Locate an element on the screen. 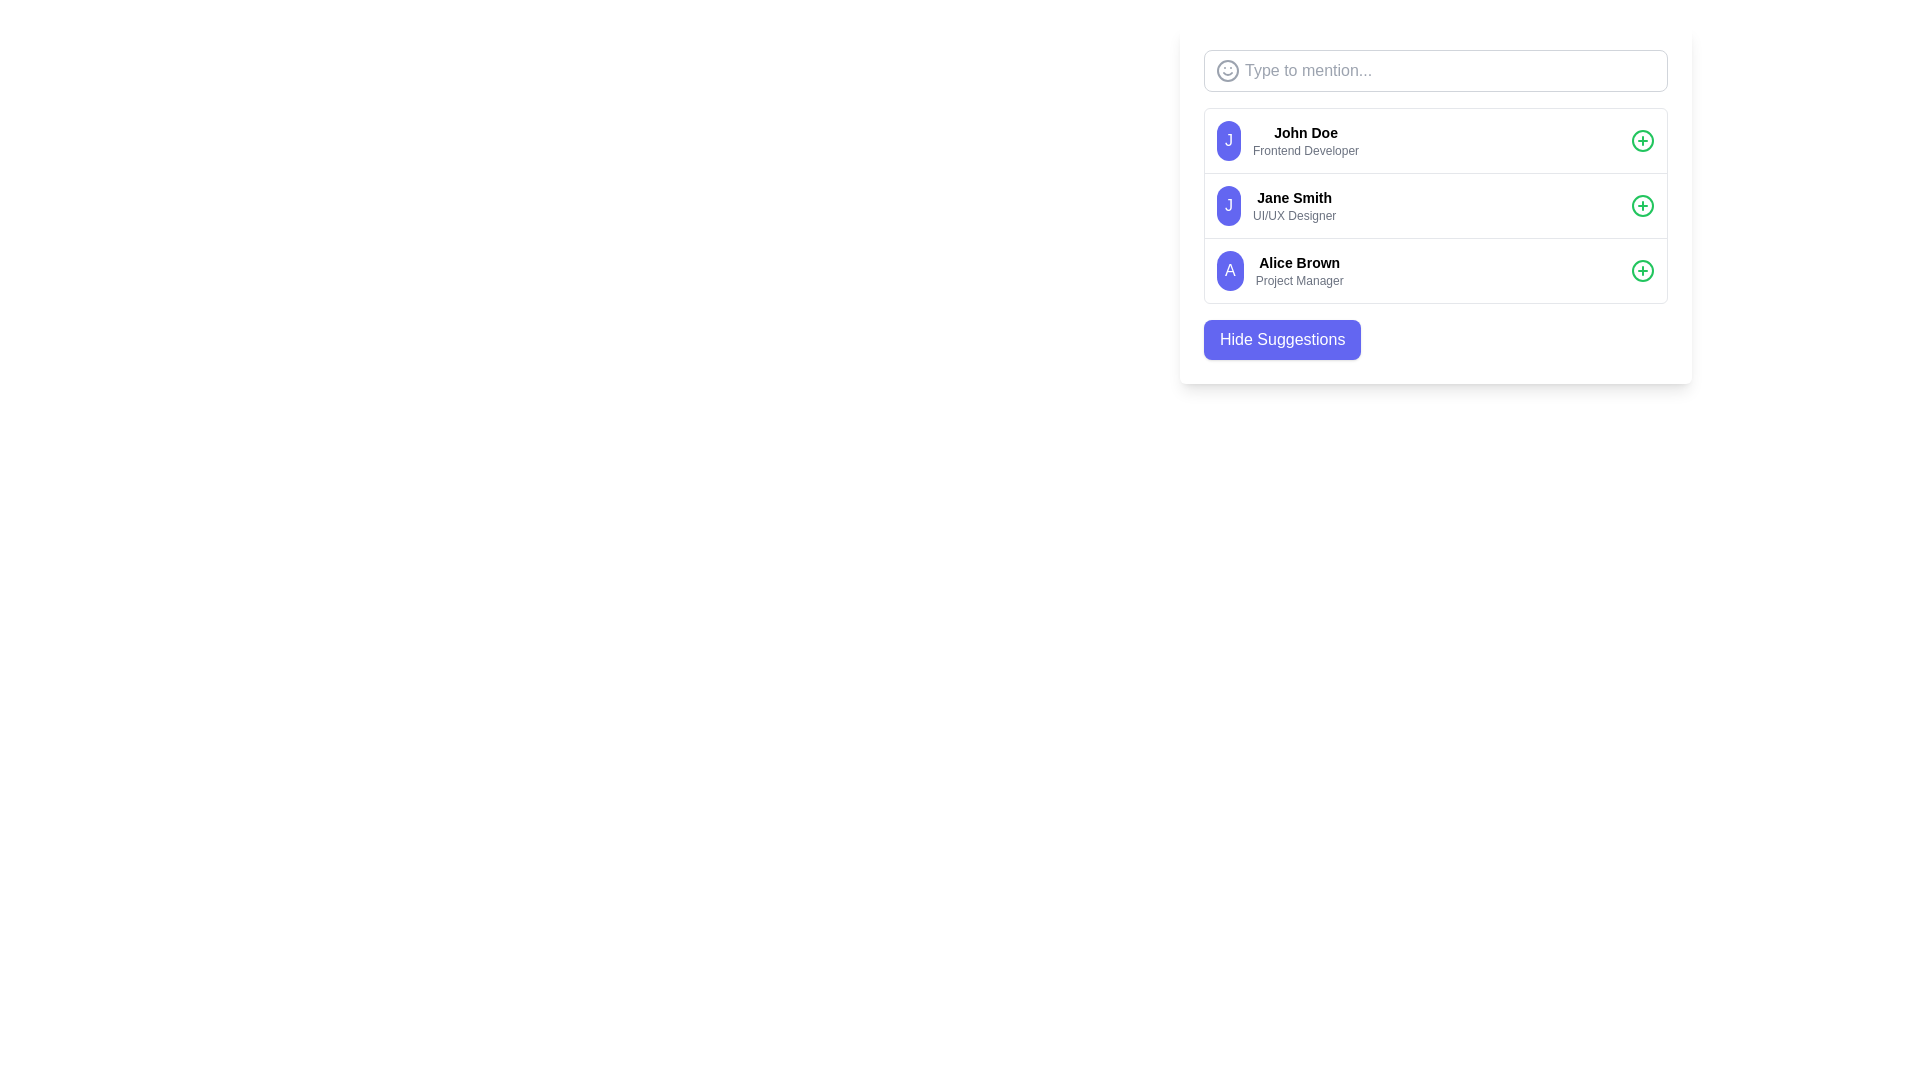 The image size is (1920, 1080). the icon located to the leftmost side of the text input field with the placeholder 'Type to mention...'. This icon indicates the interactive nature of the input field is located at coordinates (1227, 69).